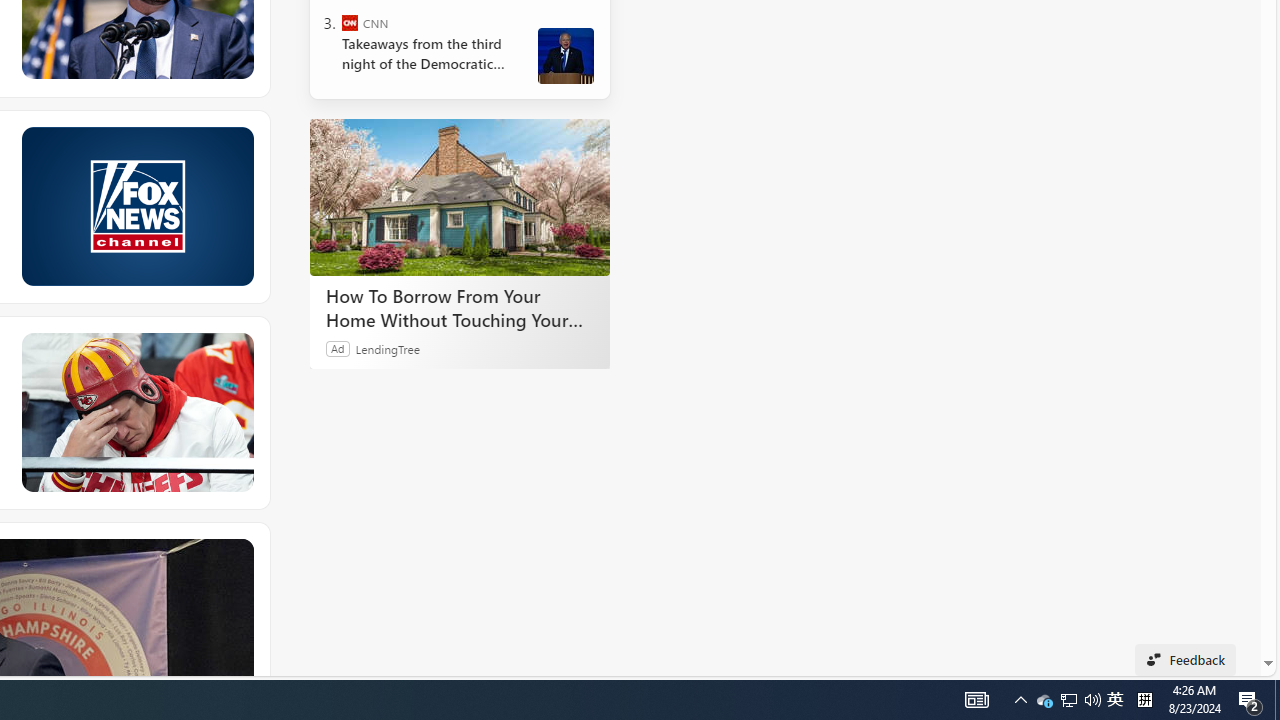  I want to click on 'CNN', so click(350, 23).